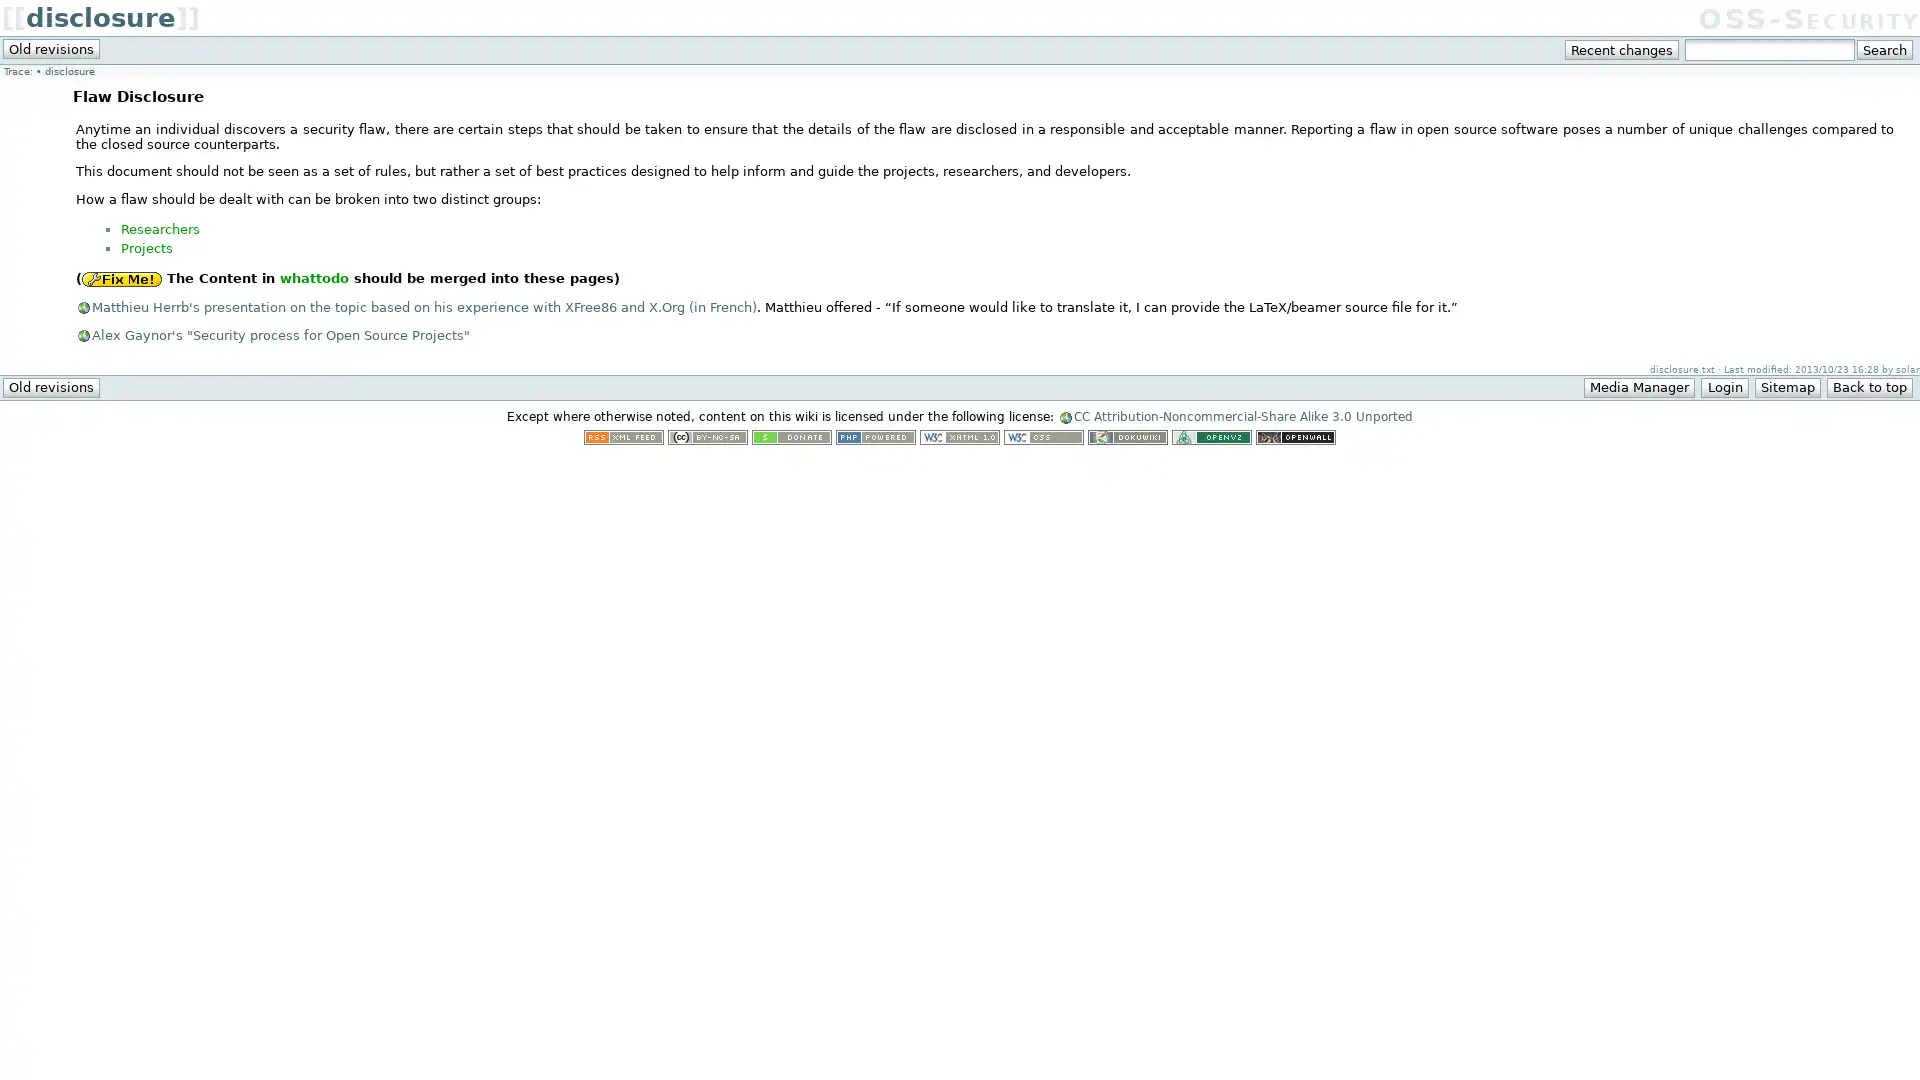 The width and height of the screenshot is (1920, 1080). I want to click on Back to top, so click(1868, 387).